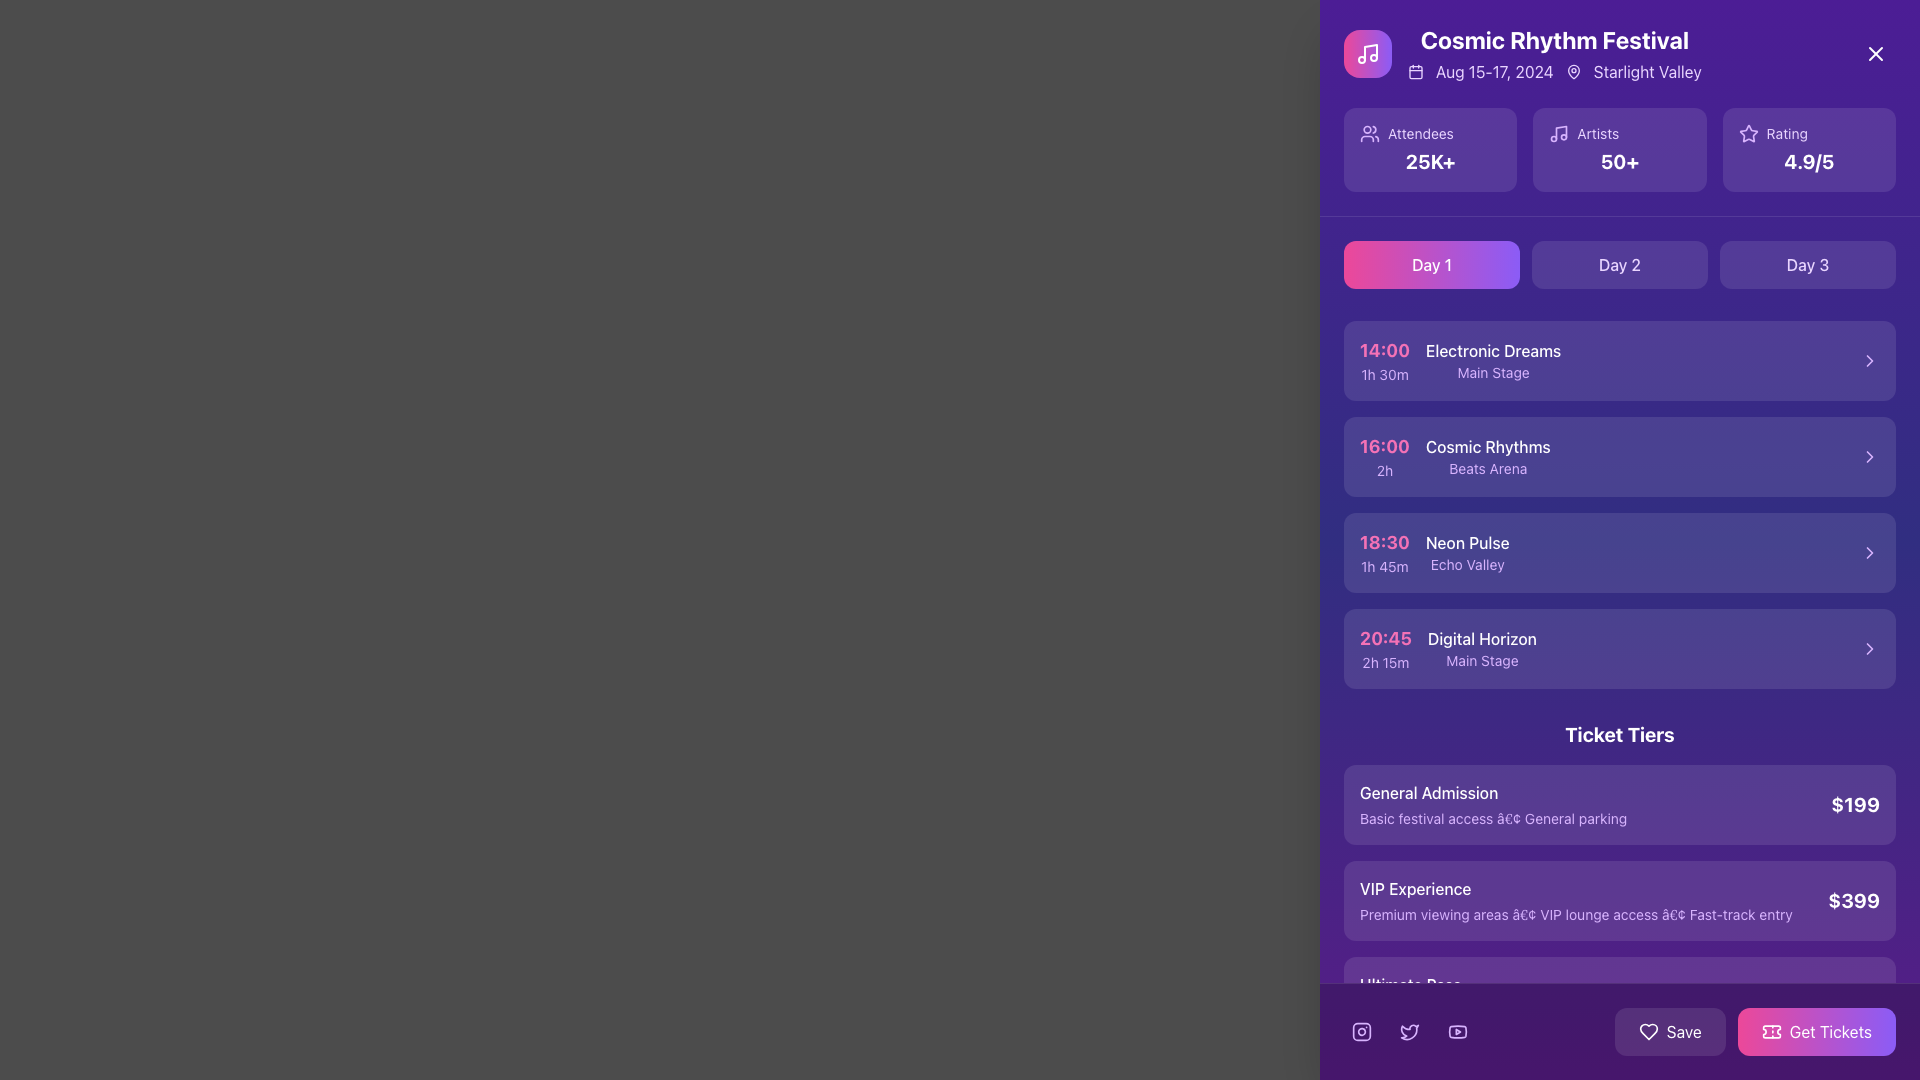 The height and width of the screenshot is (1080, 1920). Describe the element at coordinates (1368, 134) in the screenshot. I see `the purple icon representing users, located to the left of the 'Attendees' text` at that location.